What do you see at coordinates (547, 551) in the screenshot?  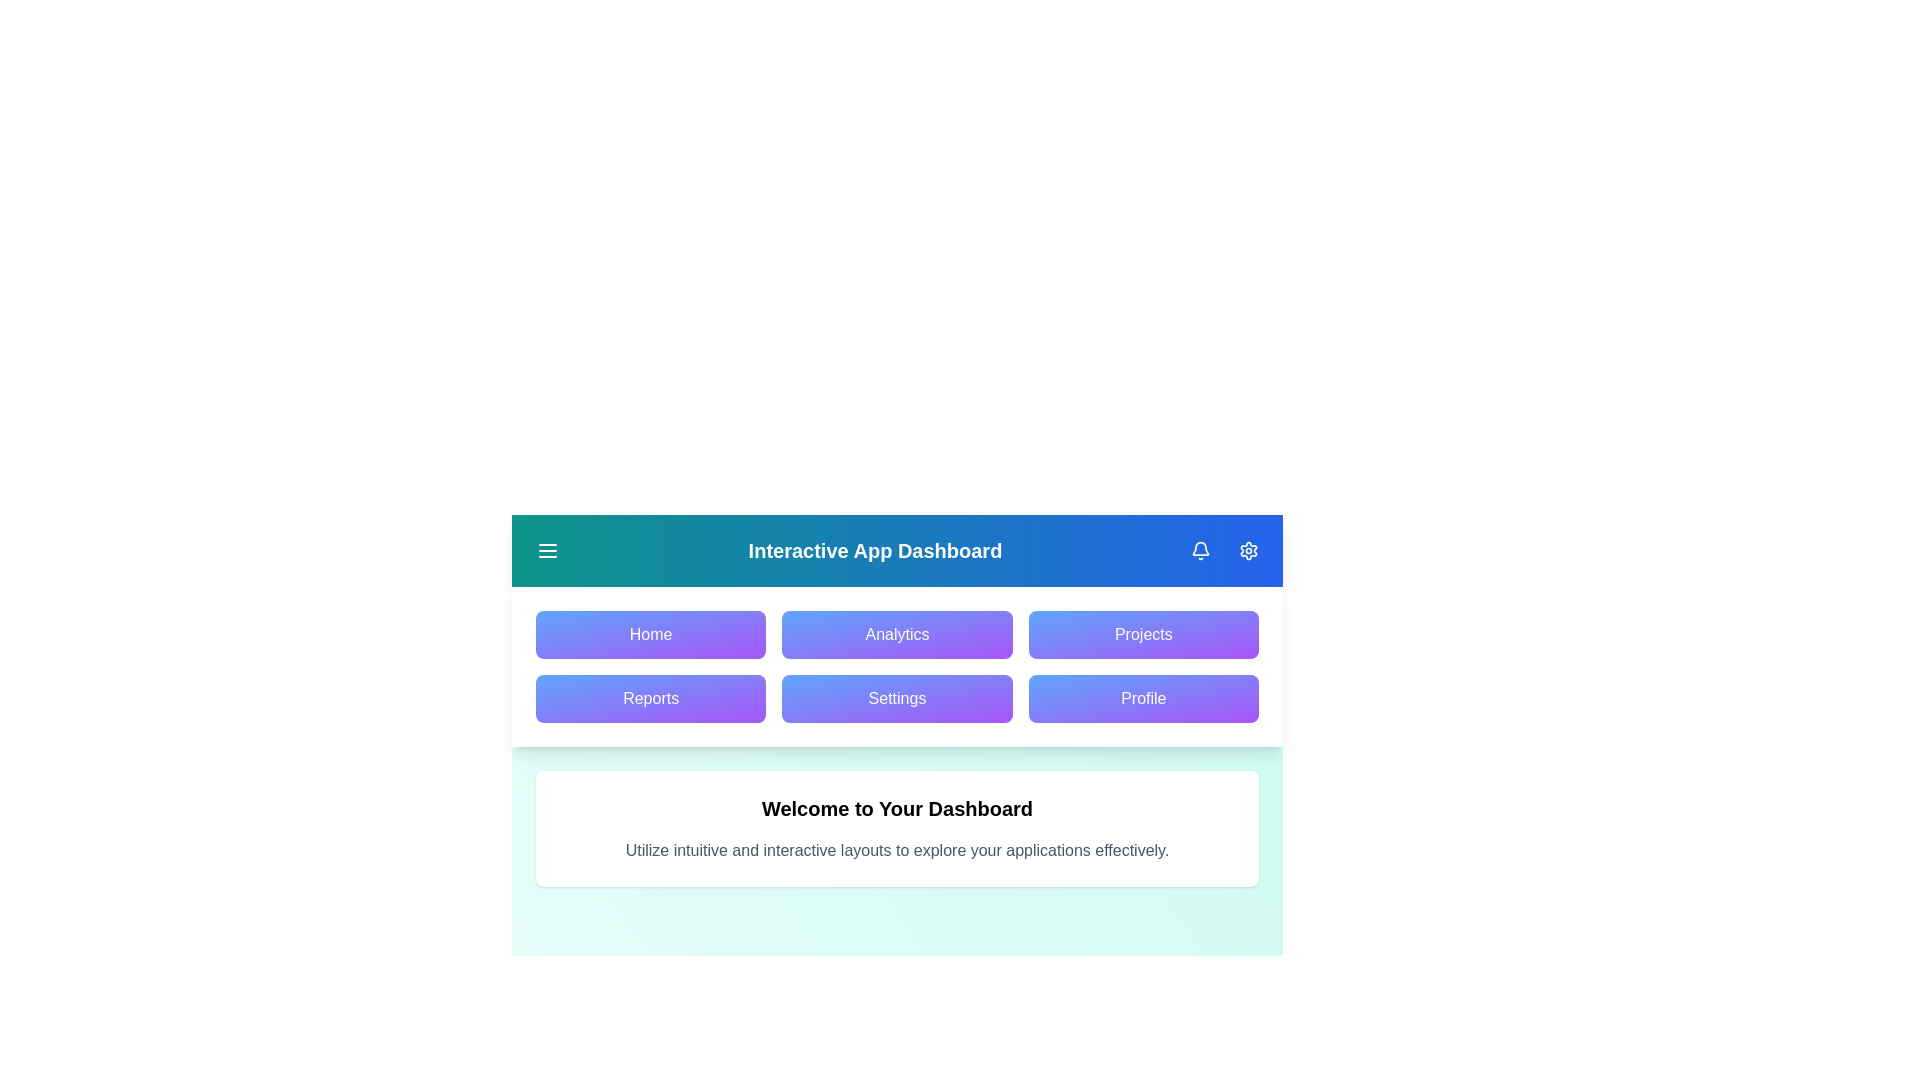 I see `the menu toggle button to toggle the menu visibility` at bounding box center [547, 551].